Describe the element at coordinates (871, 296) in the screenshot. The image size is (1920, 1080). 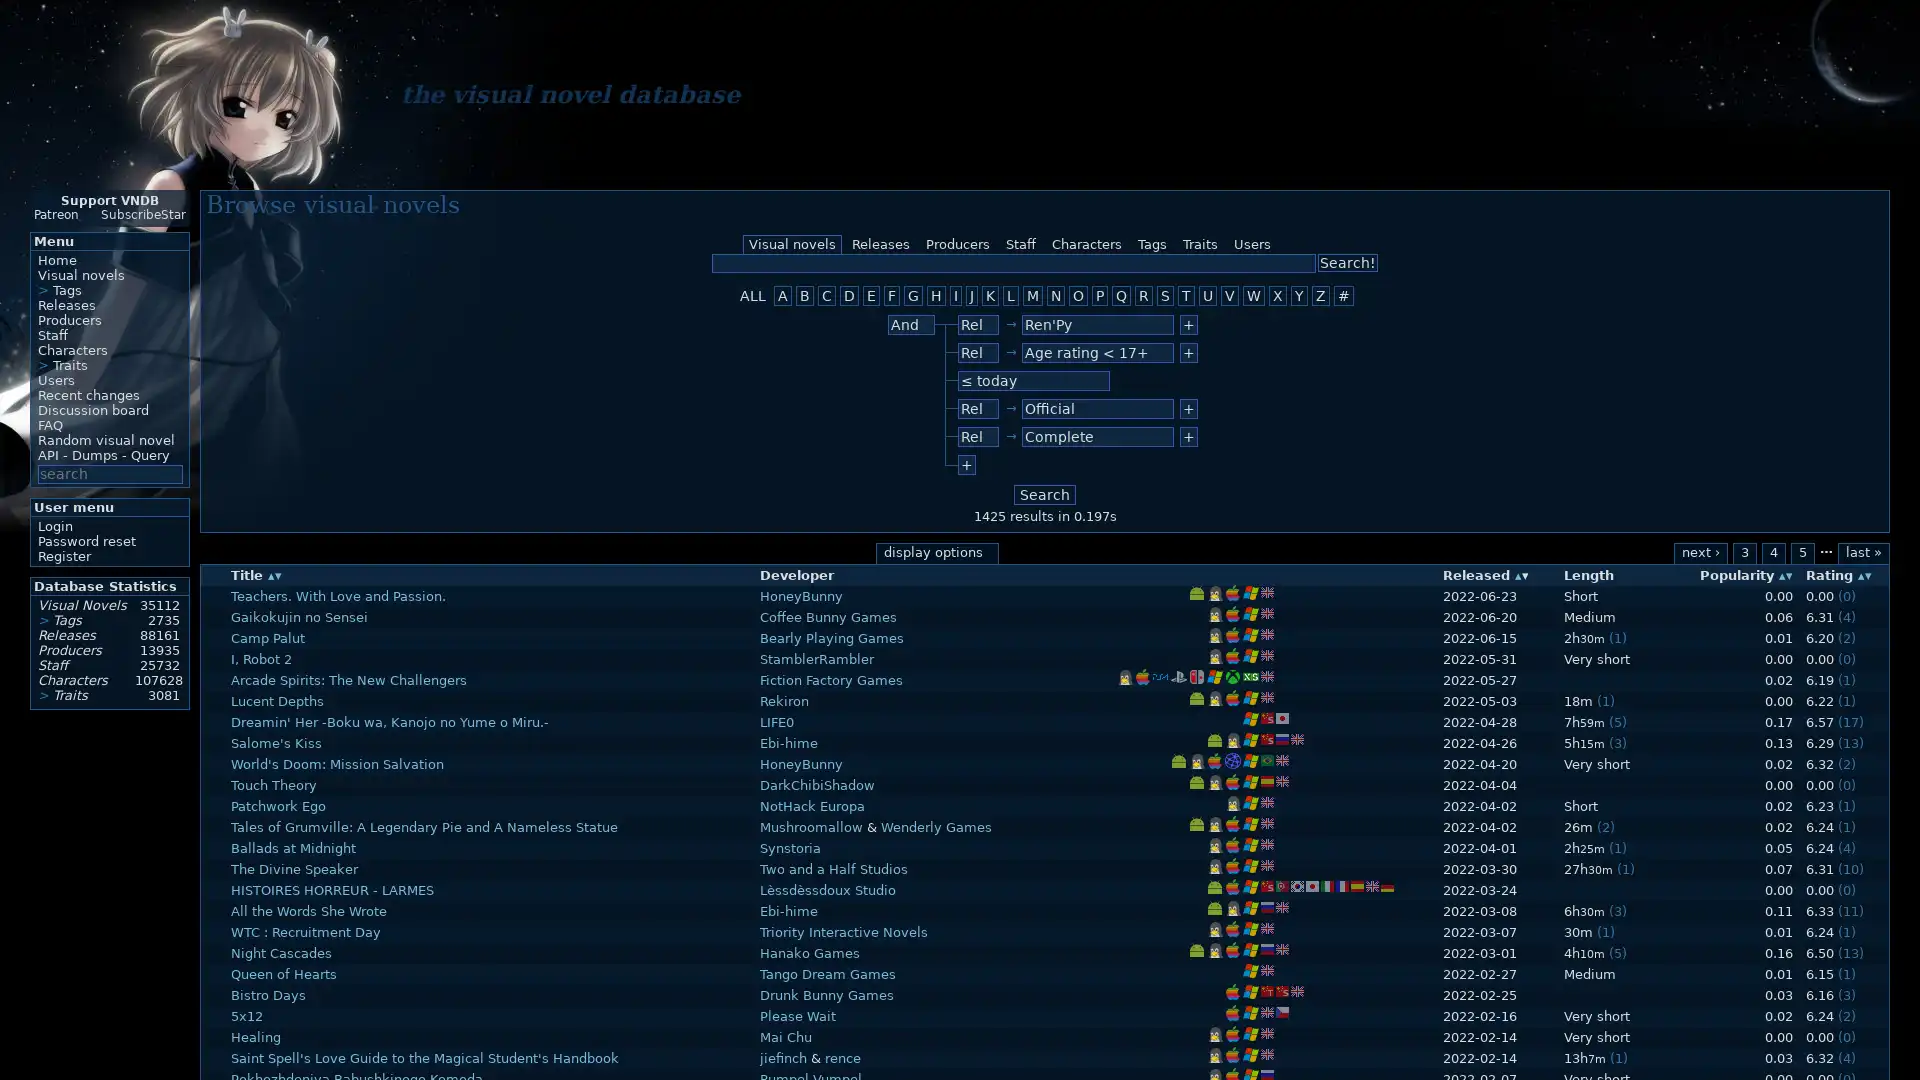
I see `E` at that location.